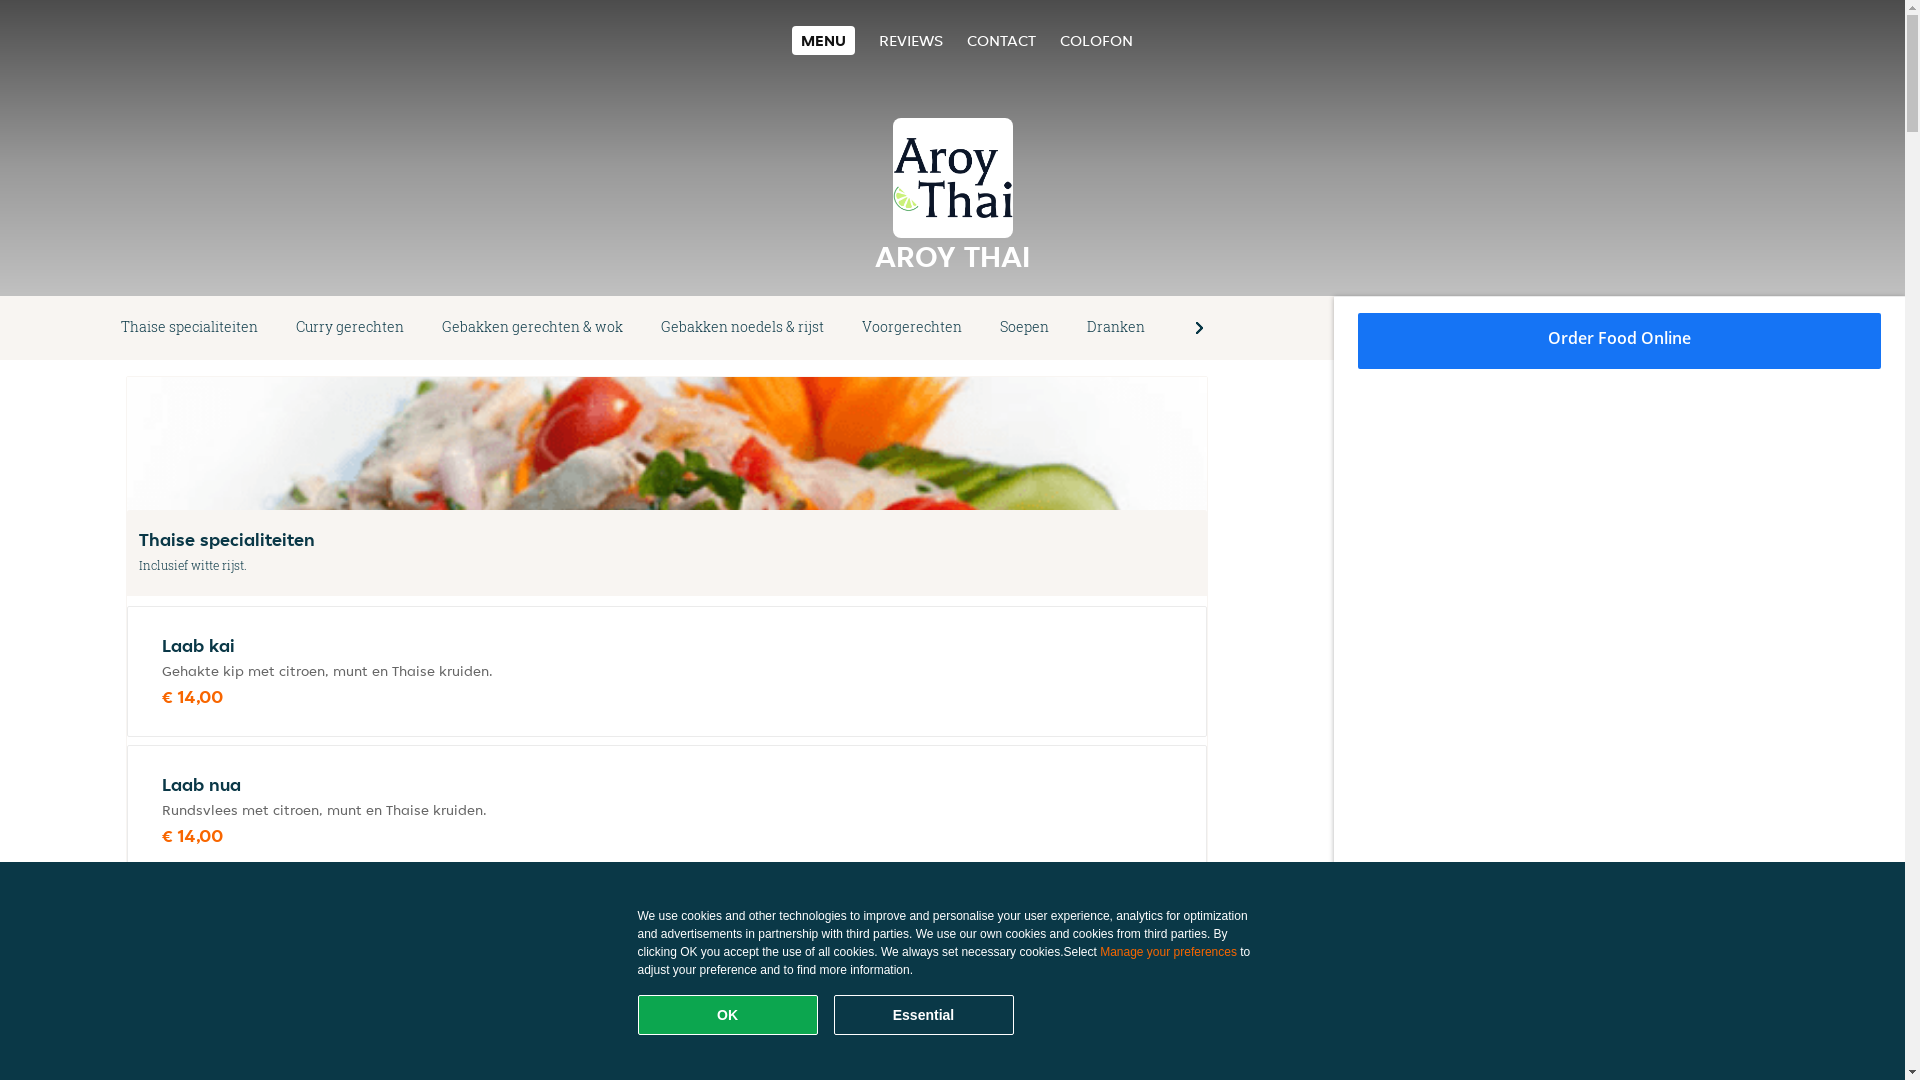 This screenshot has width=1920, height=1080. I want to click on 'REVIEWS', so click(878, 40).